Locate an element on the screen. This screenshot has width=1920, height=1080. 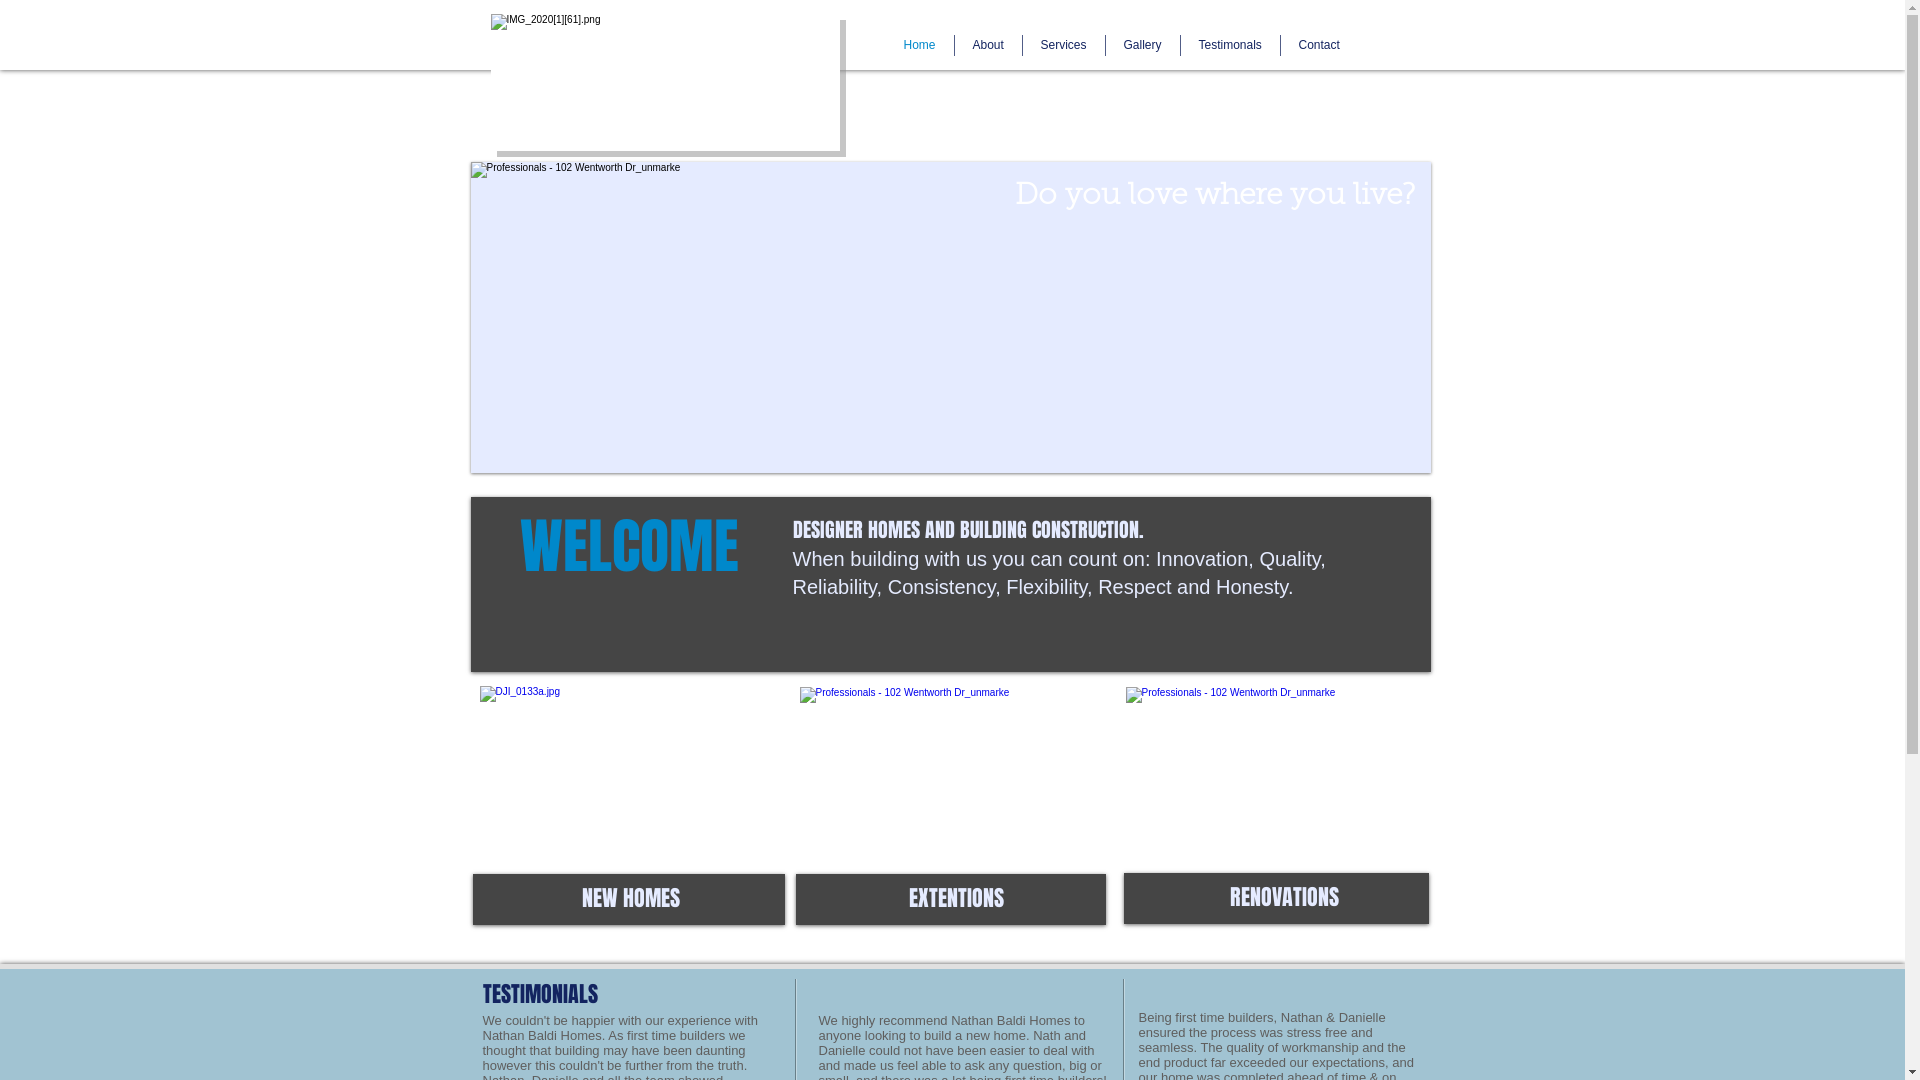
'About' is located at coordinates (987, 45).